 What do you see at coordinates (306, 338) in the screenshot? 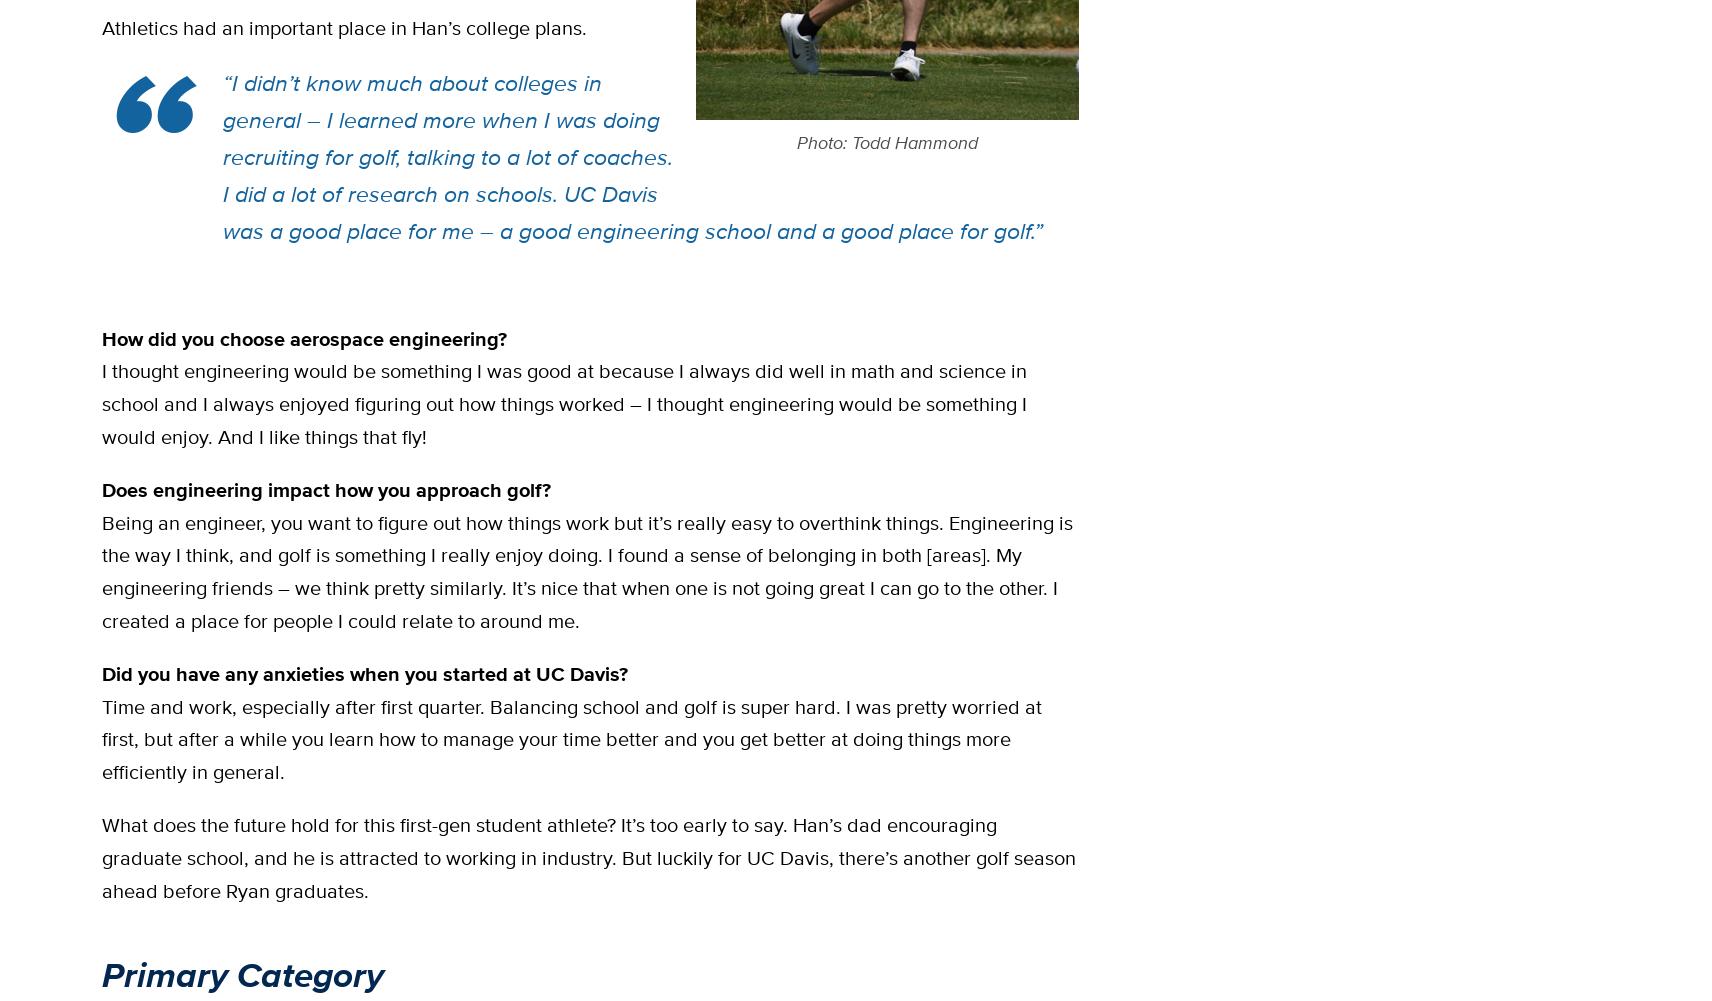
I see `'How did you choose aerospace engineering?'` at bounding box center [306, 338].